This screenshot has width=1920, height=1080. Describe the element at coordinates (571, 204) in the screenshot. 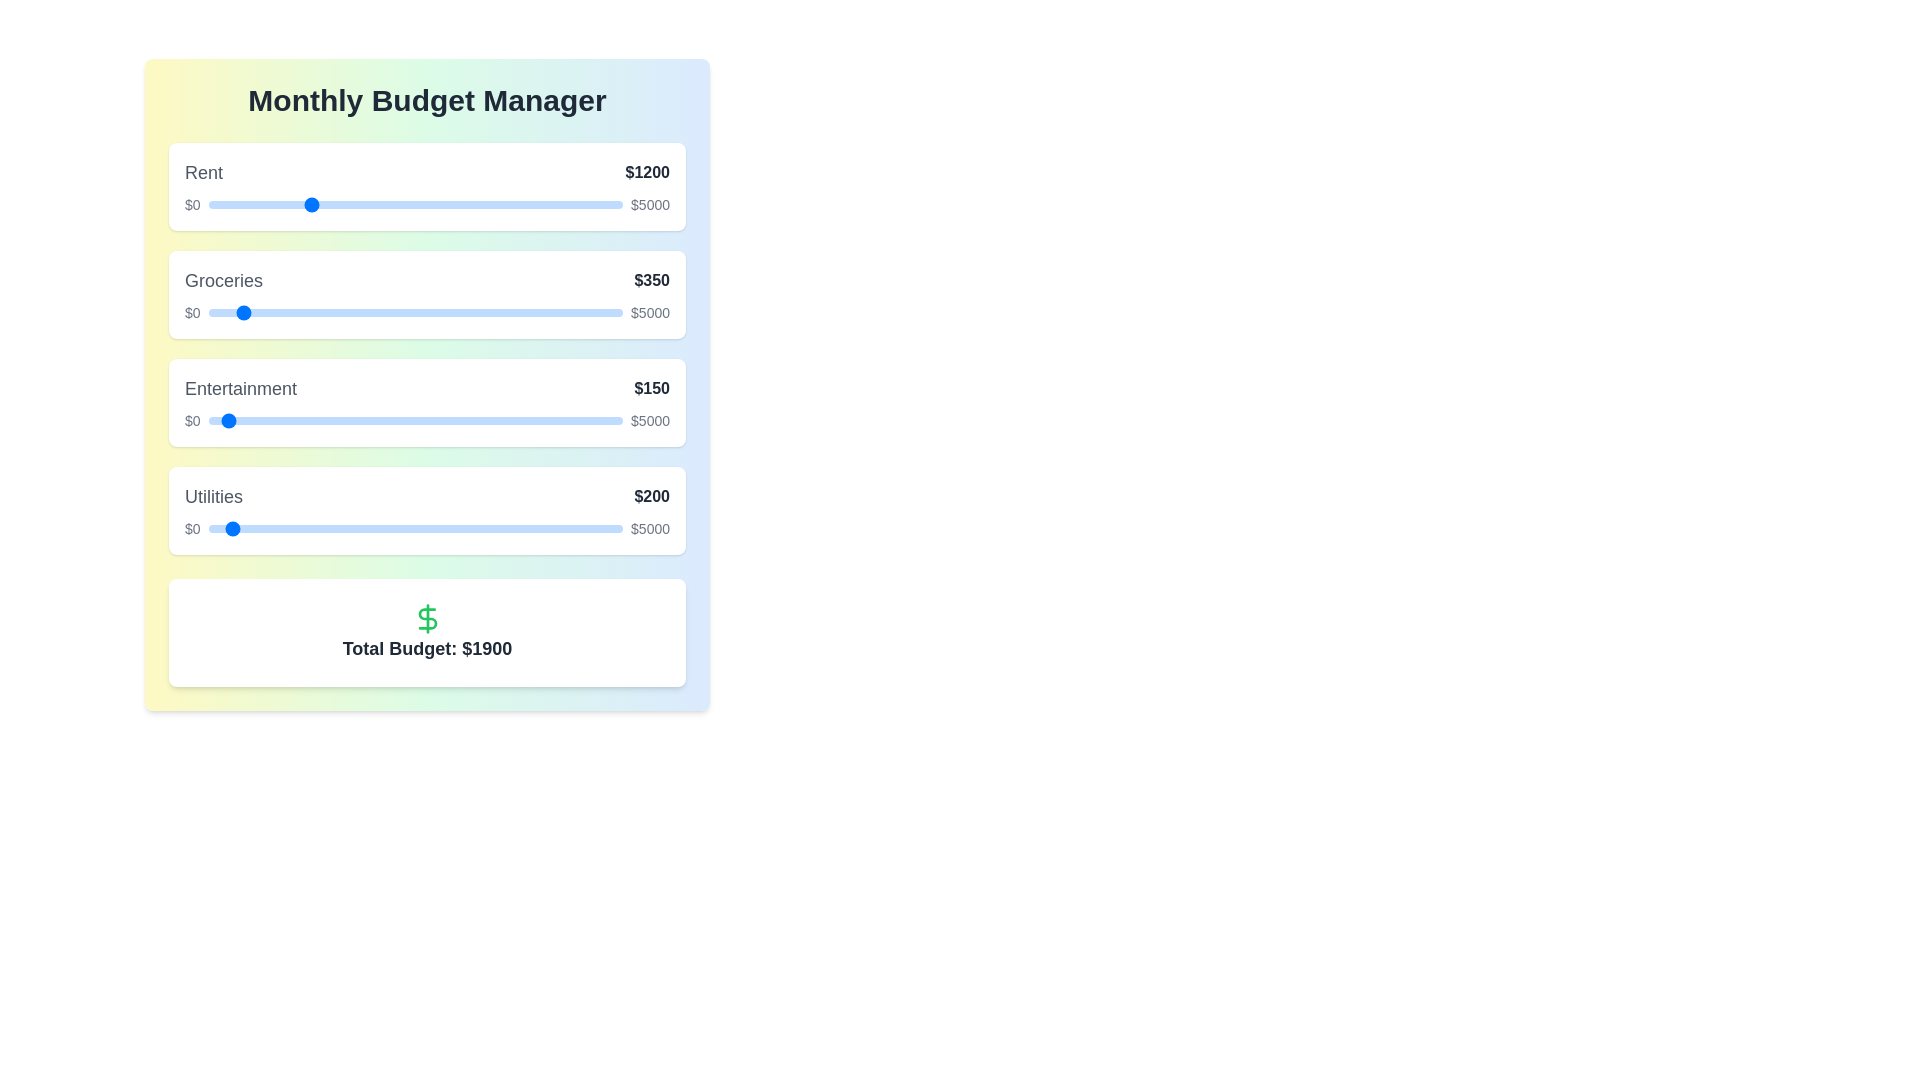

I see `rent budget` at that location.